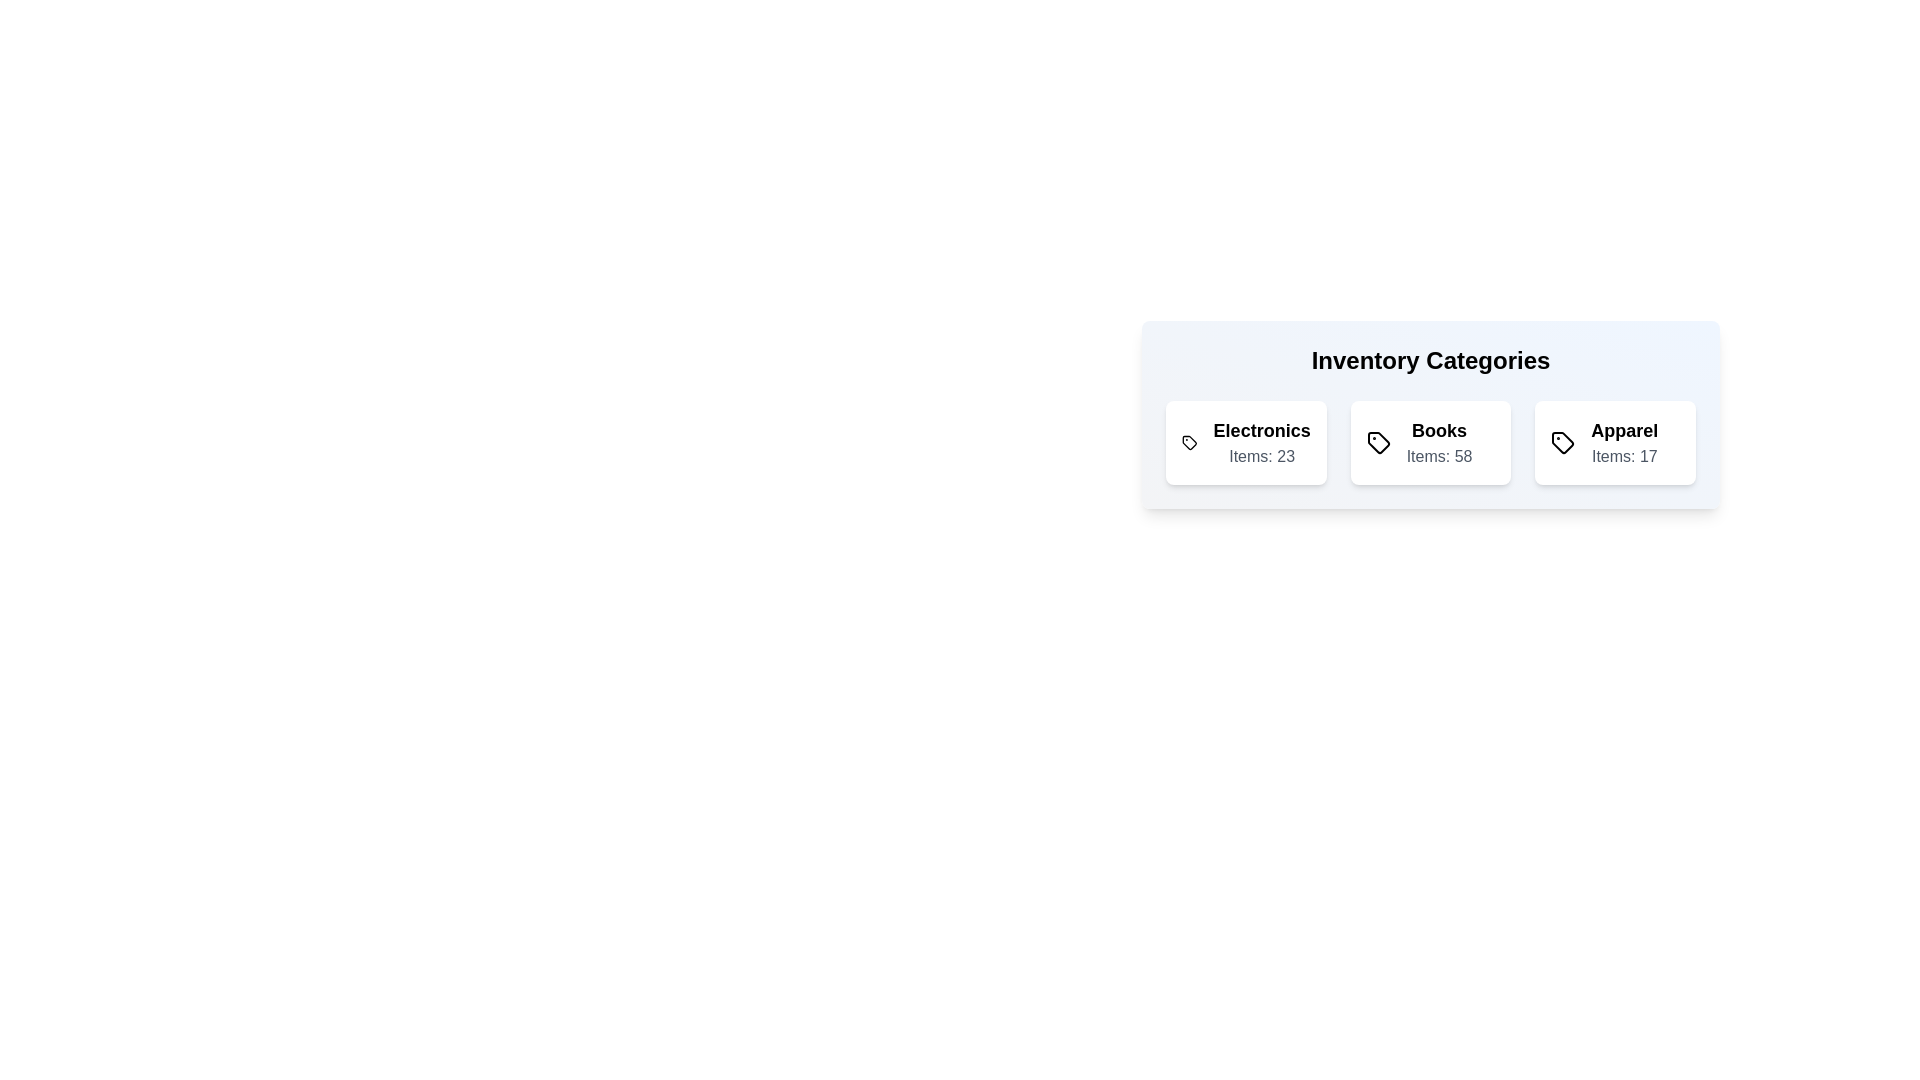  Describe the element at coordinates (1616, 442) in the screenshot. I see `the category card corresponding to Apparel` at that location.